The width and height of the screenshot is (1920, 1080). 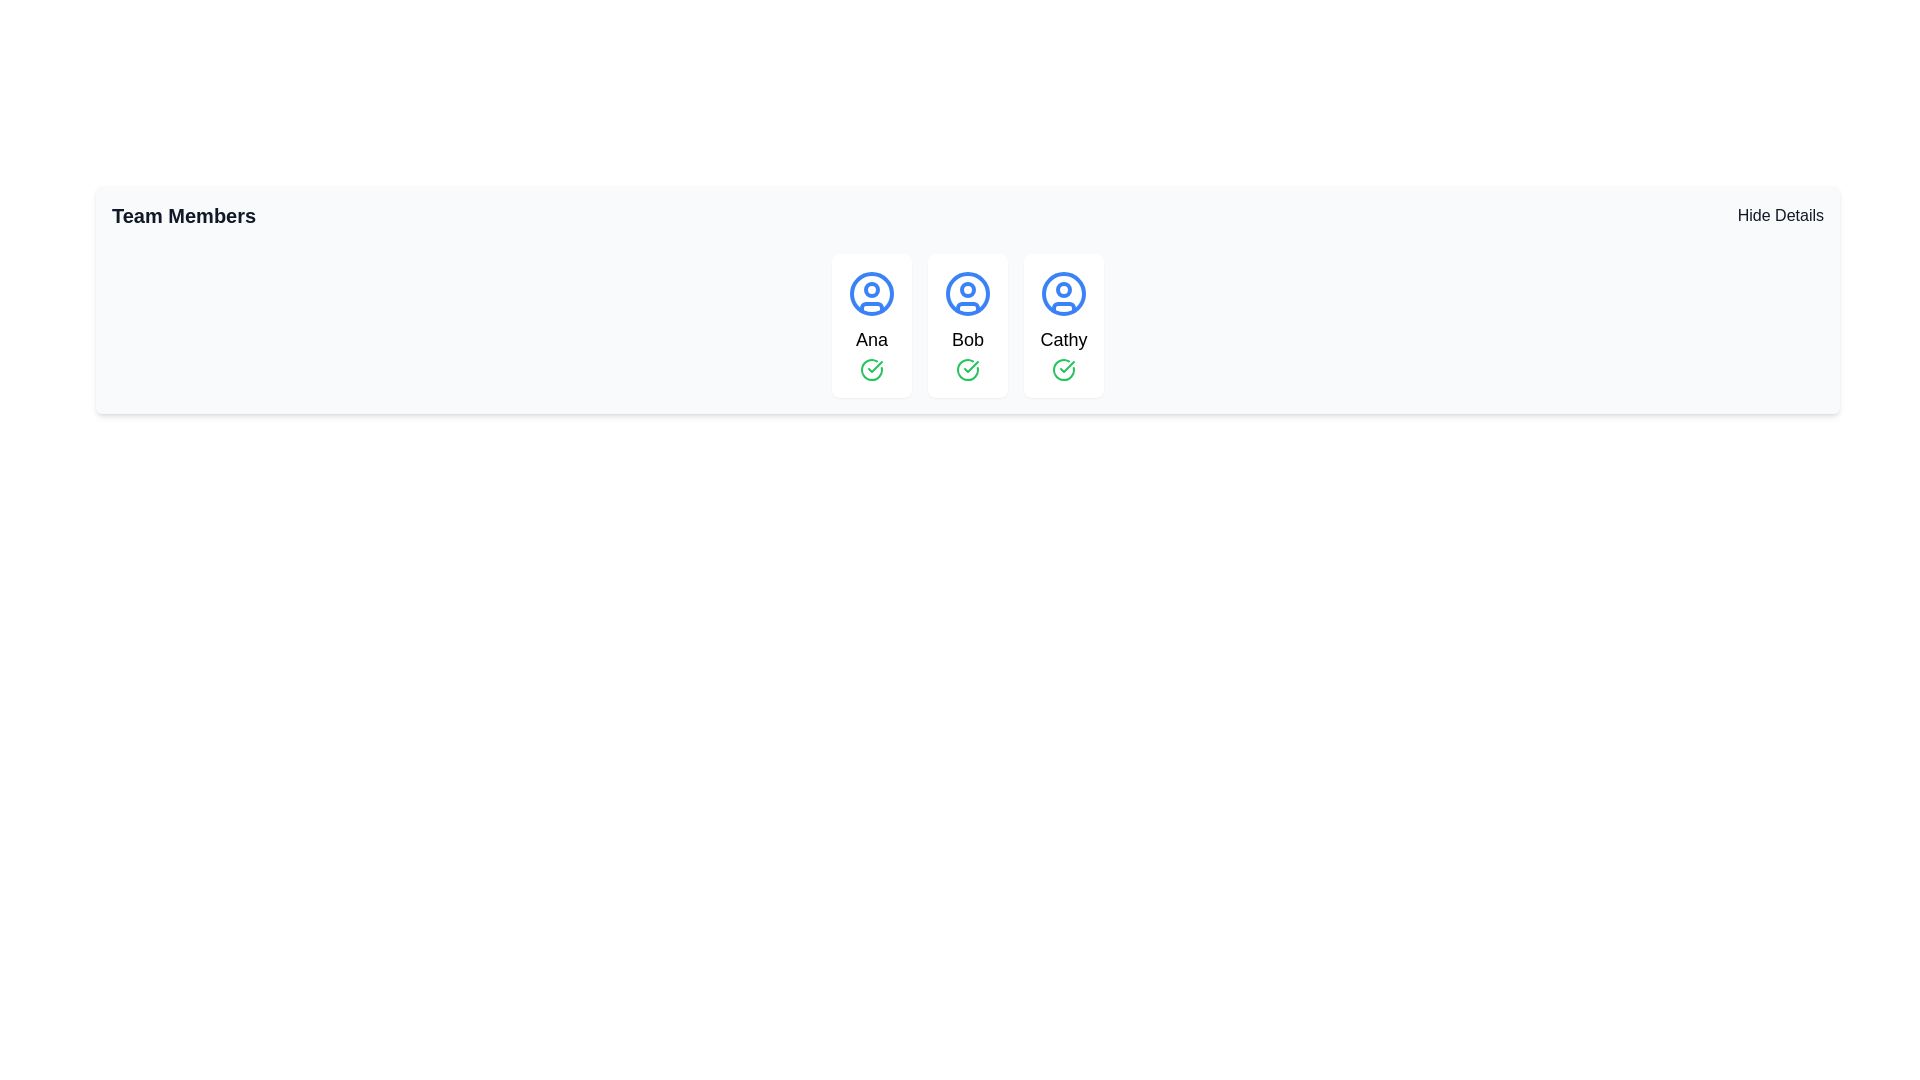 What do you see at coordinates (872, 289) in the screenshot?
I see `the small blue outlined circle with a white fill located at the center-top of Ana's profile icon, which is the first in the row of team member cards` at bounding box center [872, 289].